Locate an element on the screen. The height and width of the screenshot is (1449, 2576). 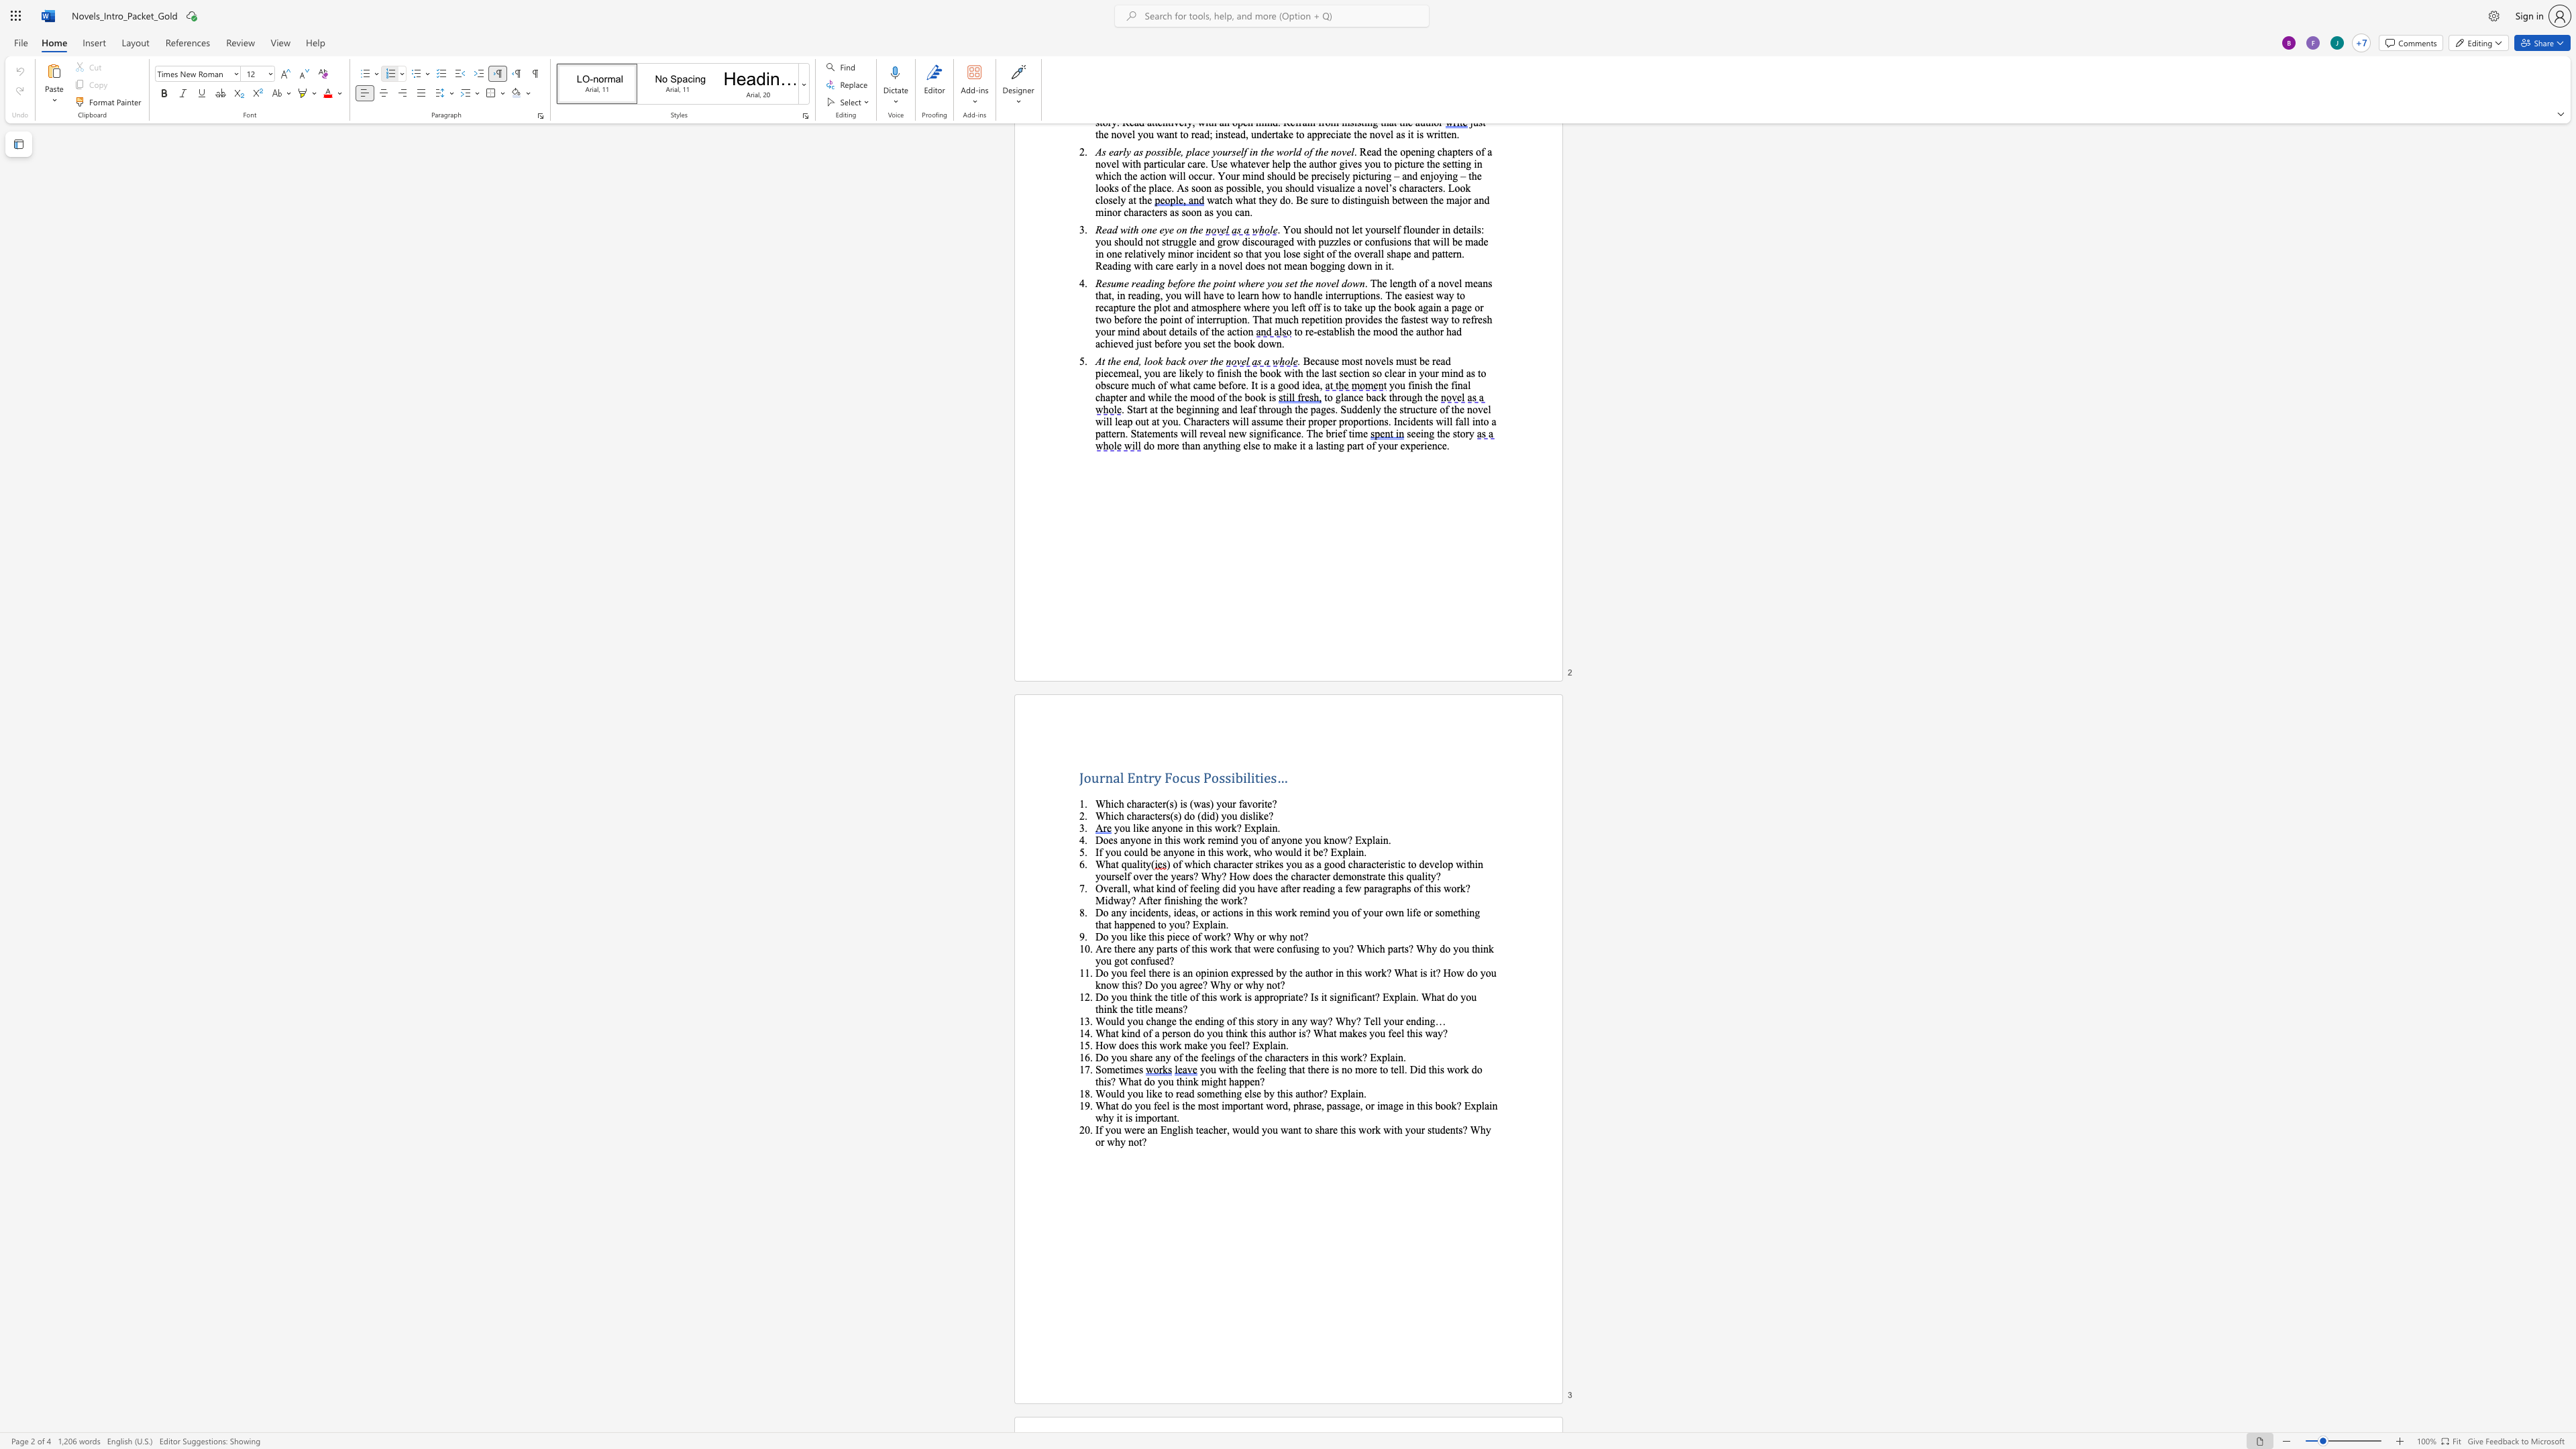
the space between the continuous character "l" and "e" in the text is located at coordinates (1183, 996).